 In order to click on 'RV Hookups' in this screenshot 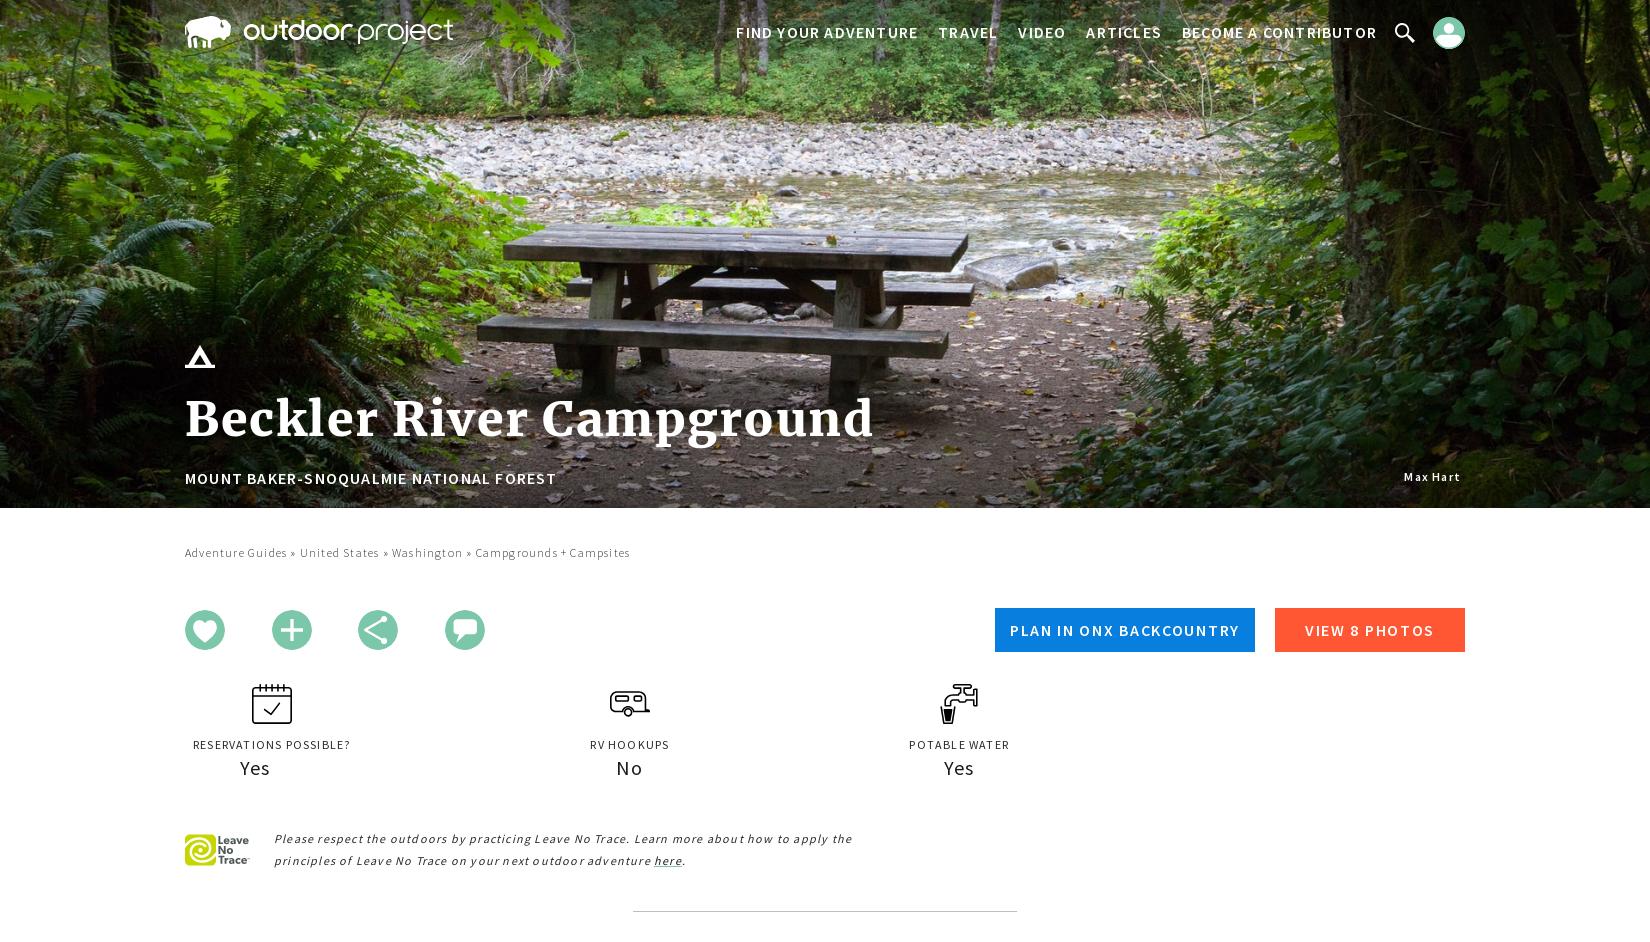, I will do `click(589, 743)`.